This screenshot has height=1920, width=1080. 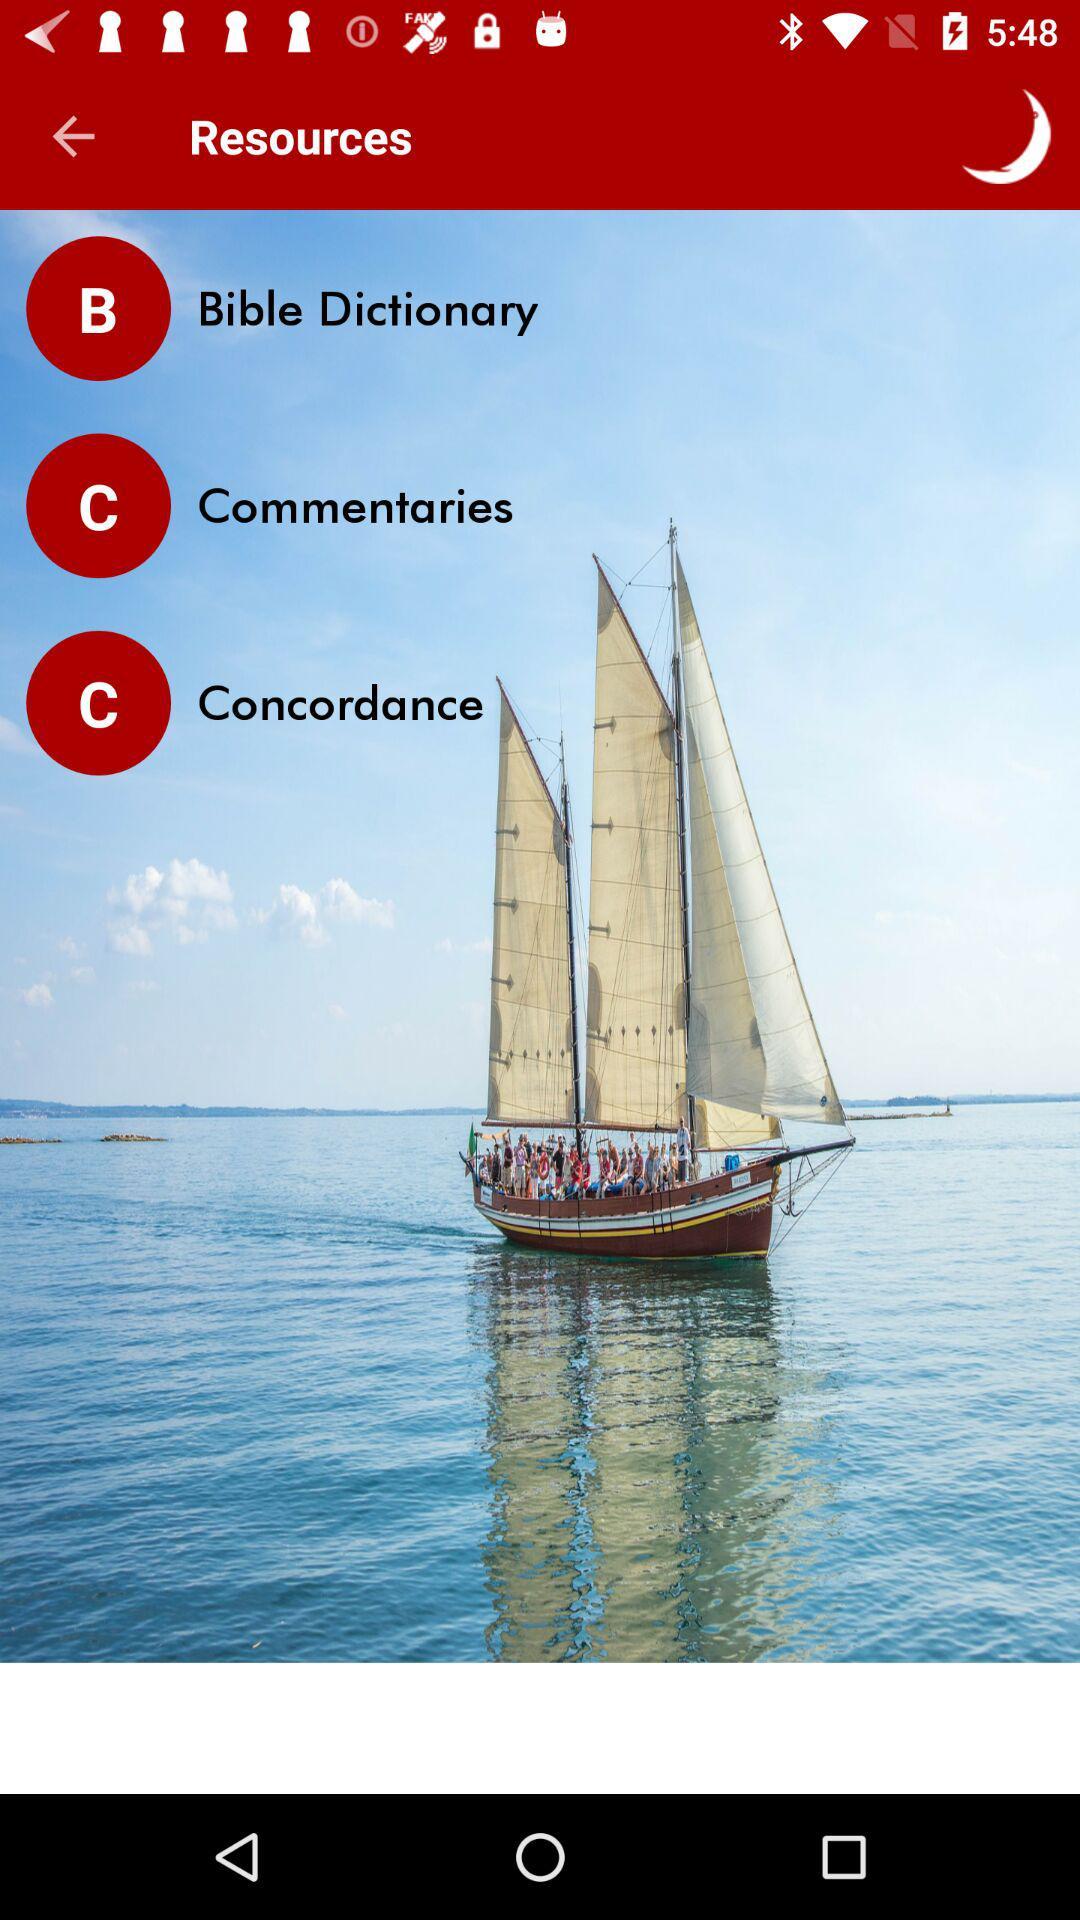 I want to click on previous, so click(x=72, y=135).